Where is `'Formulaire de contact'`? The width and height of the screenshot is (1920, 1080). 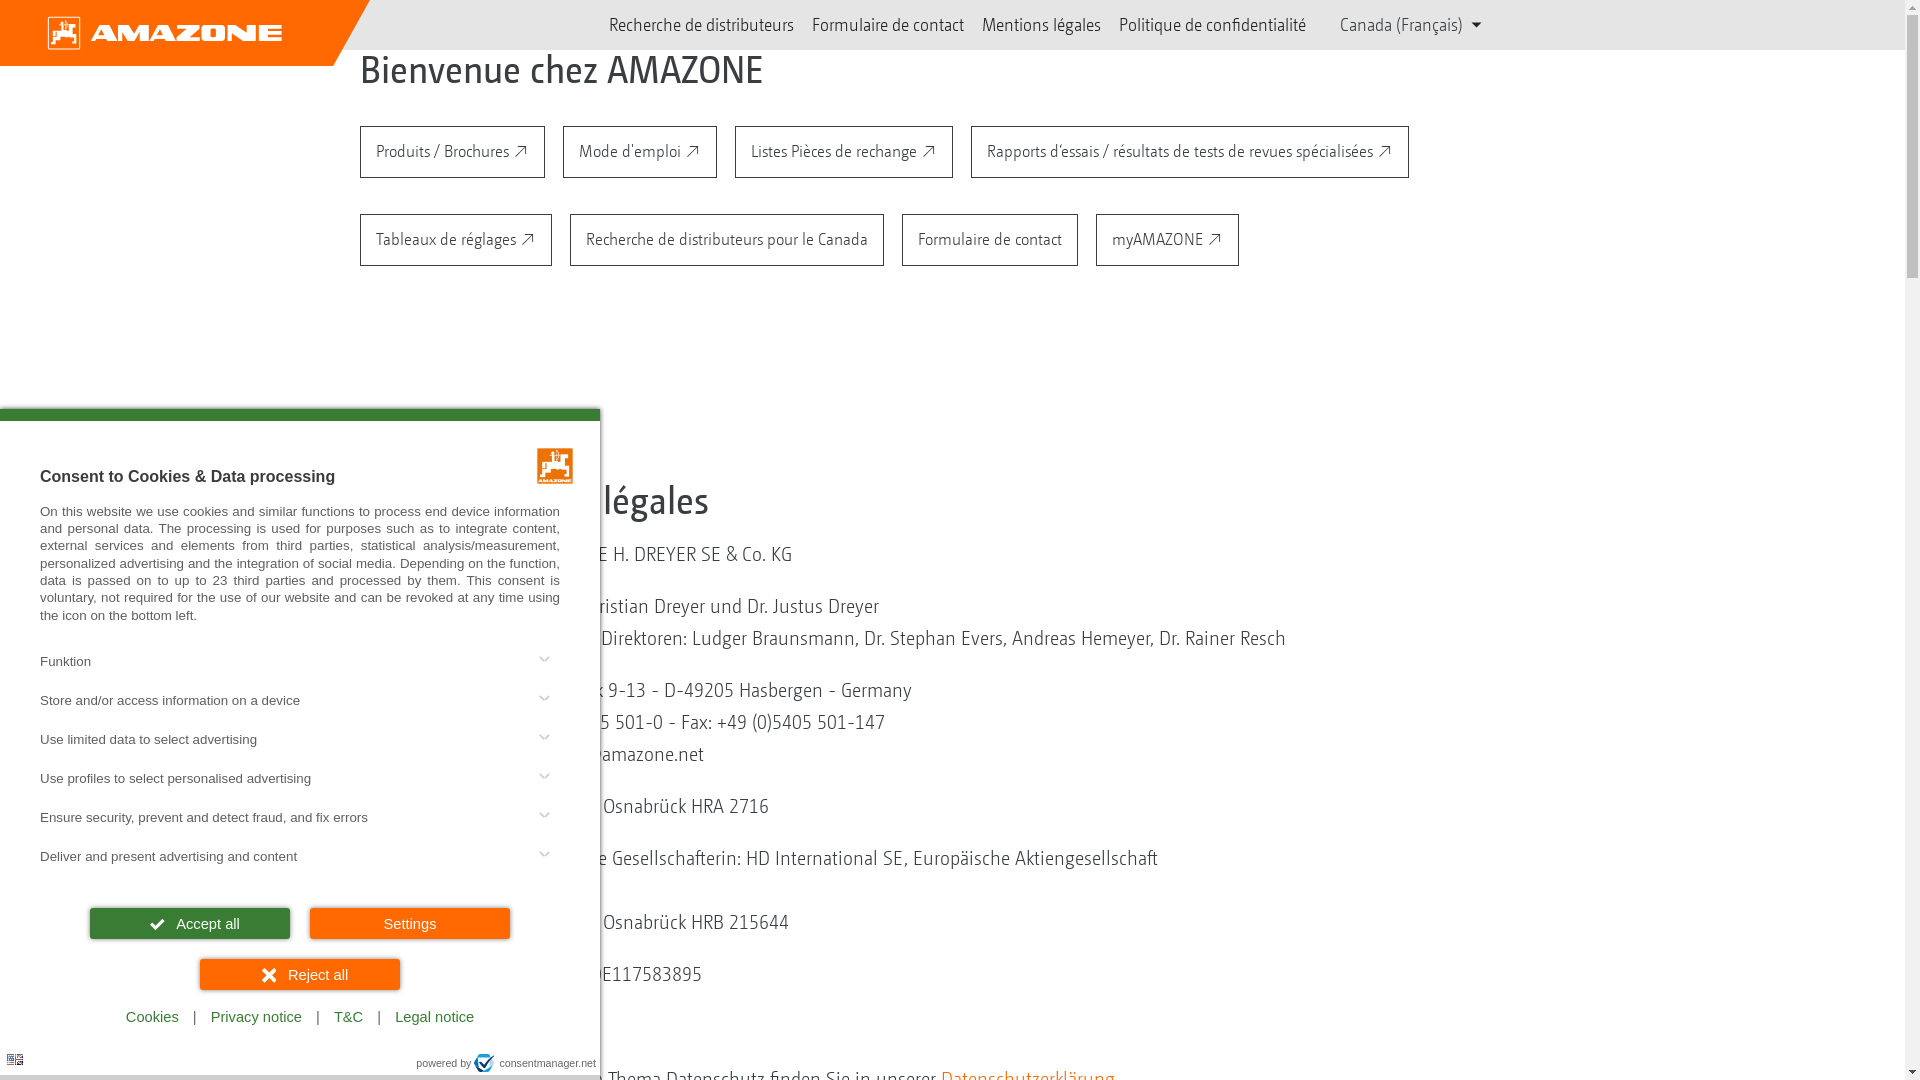 'Formulaire de contact' is located at coordinates (989, 238).